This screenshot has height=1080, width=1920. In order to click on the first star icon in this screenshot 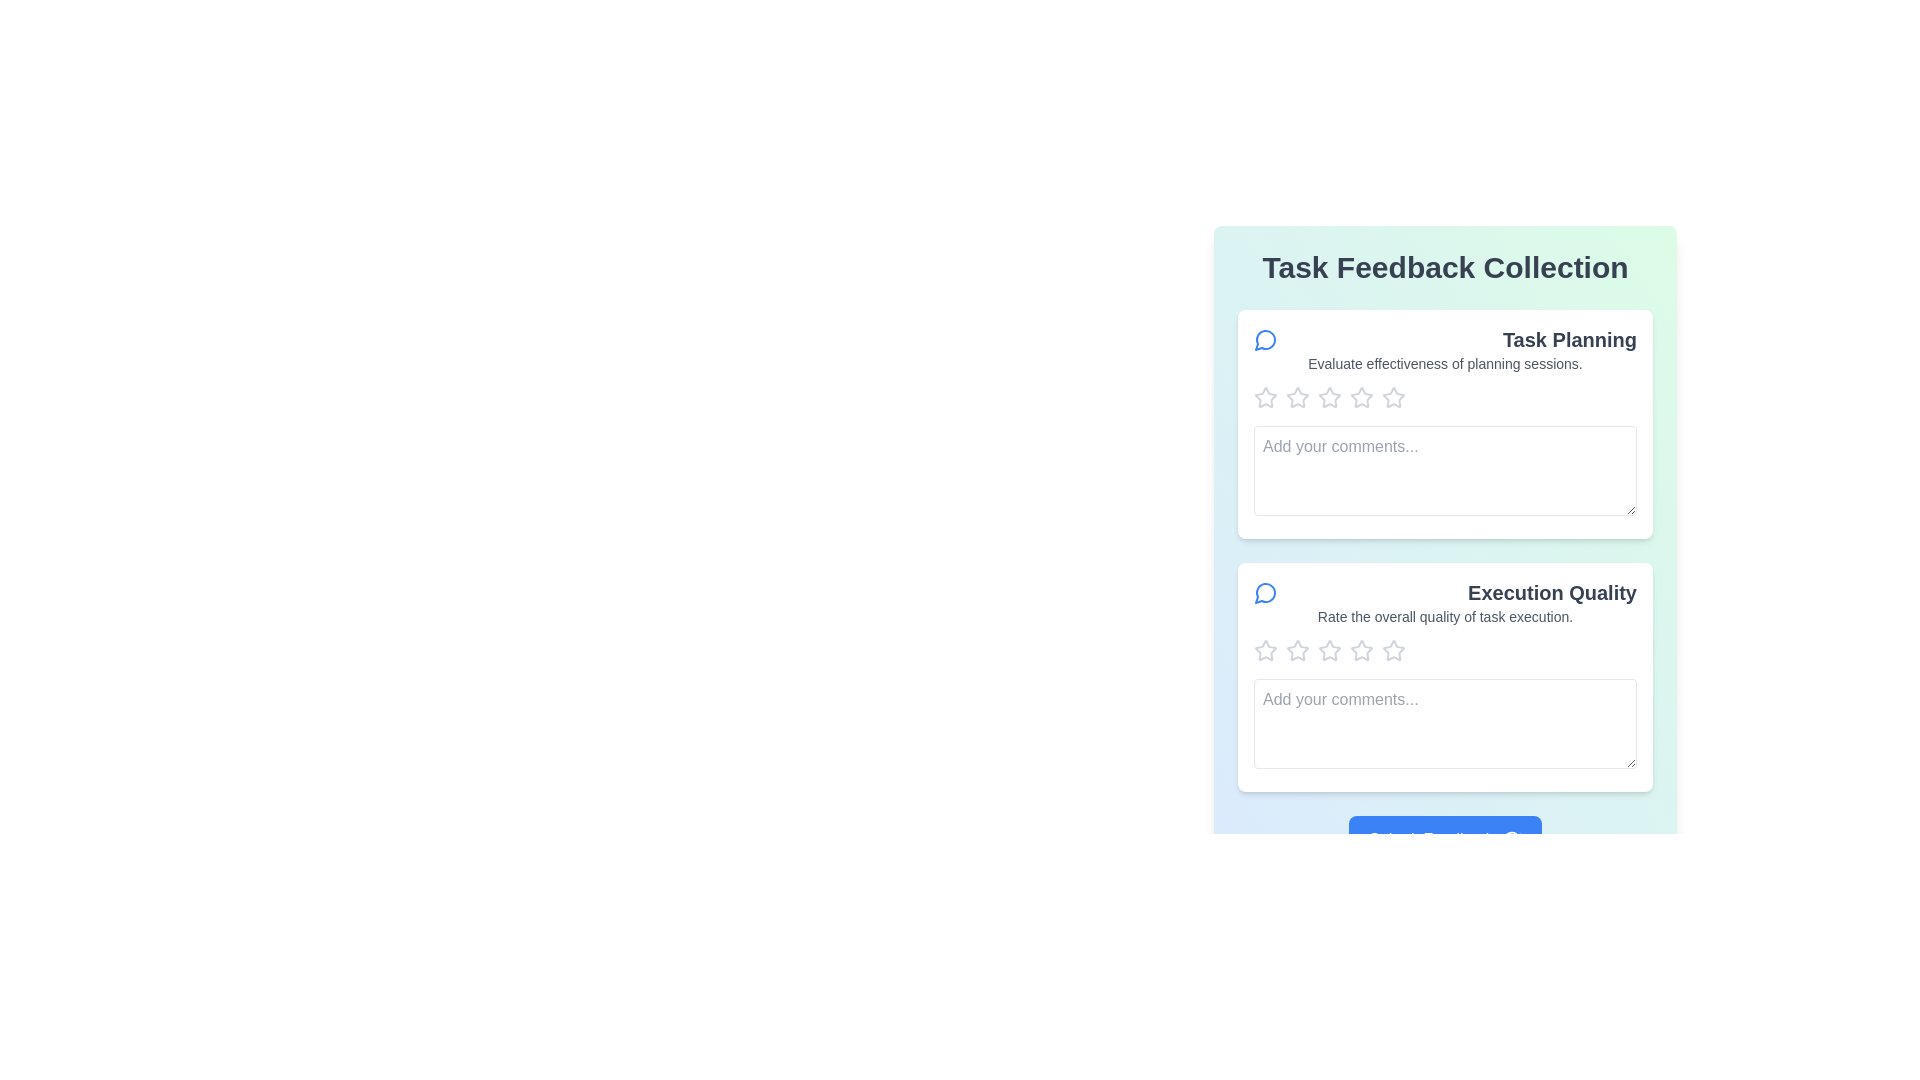, I will do `click(1264, 397)`.